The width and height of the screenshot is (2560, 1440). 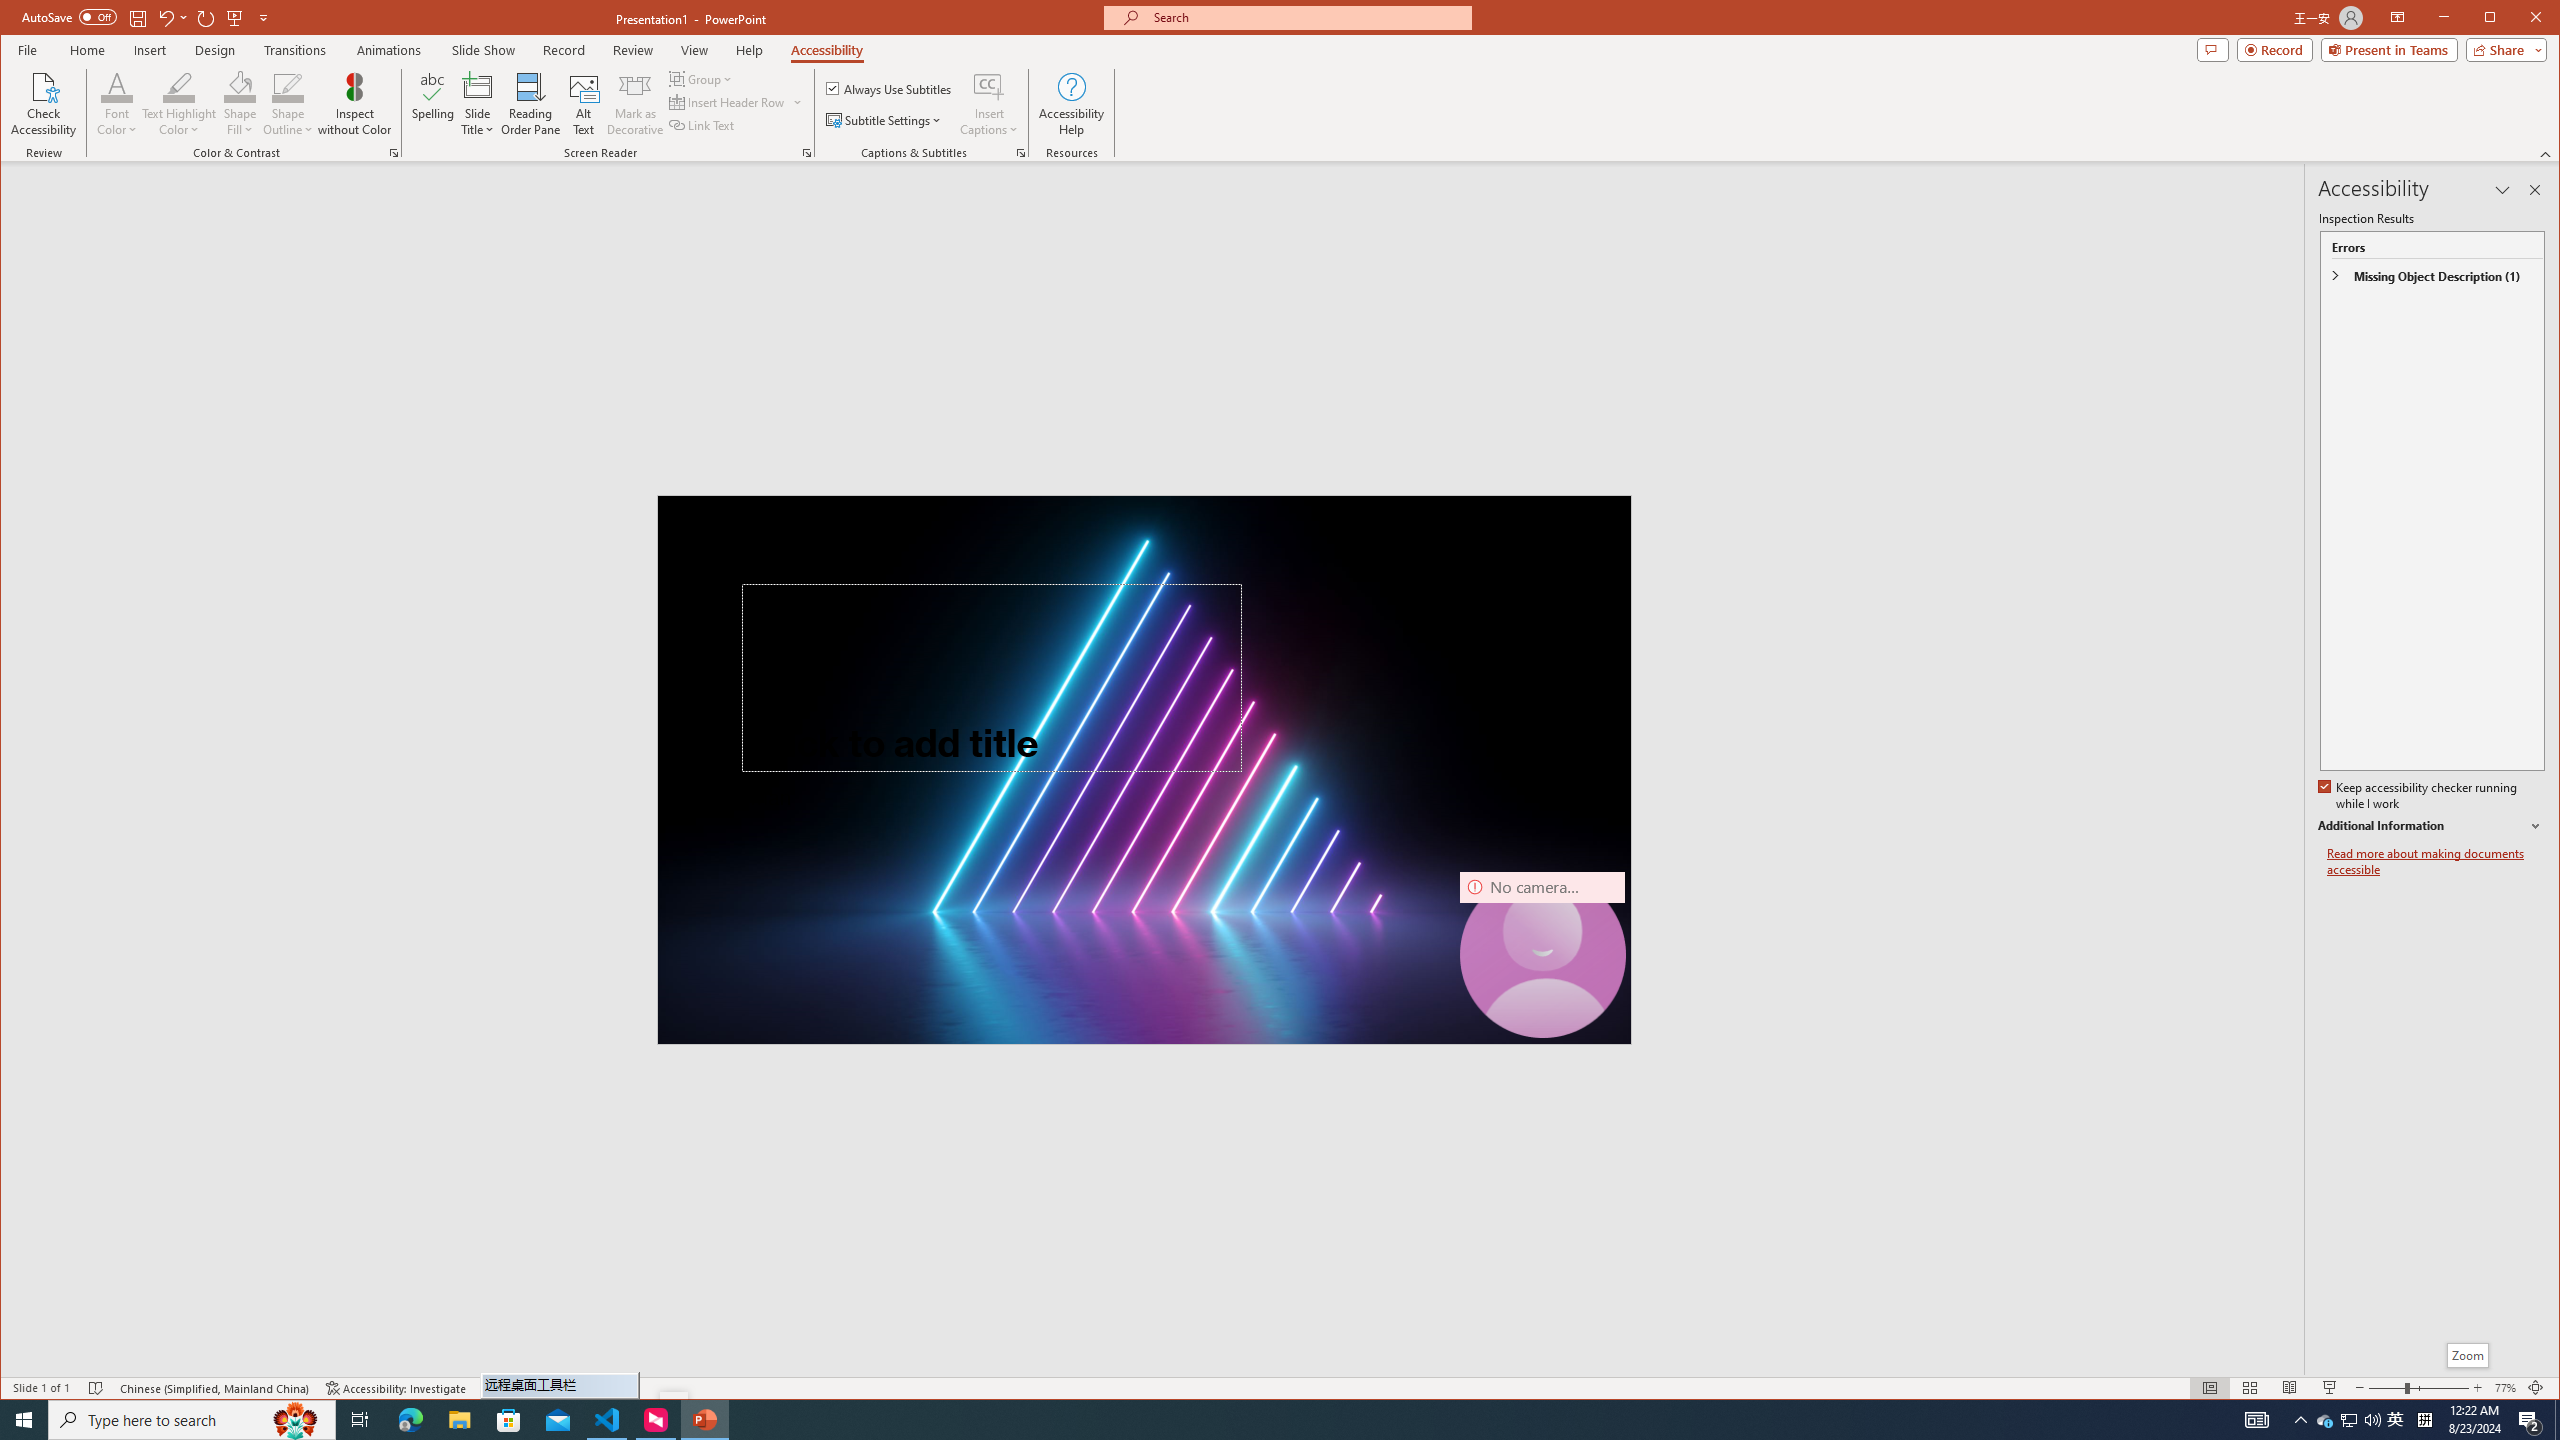 What do you see at coordinates (633, 103) in the screenshot?
I see `'Mark as Decorative'` at bounding box center [633, 103].